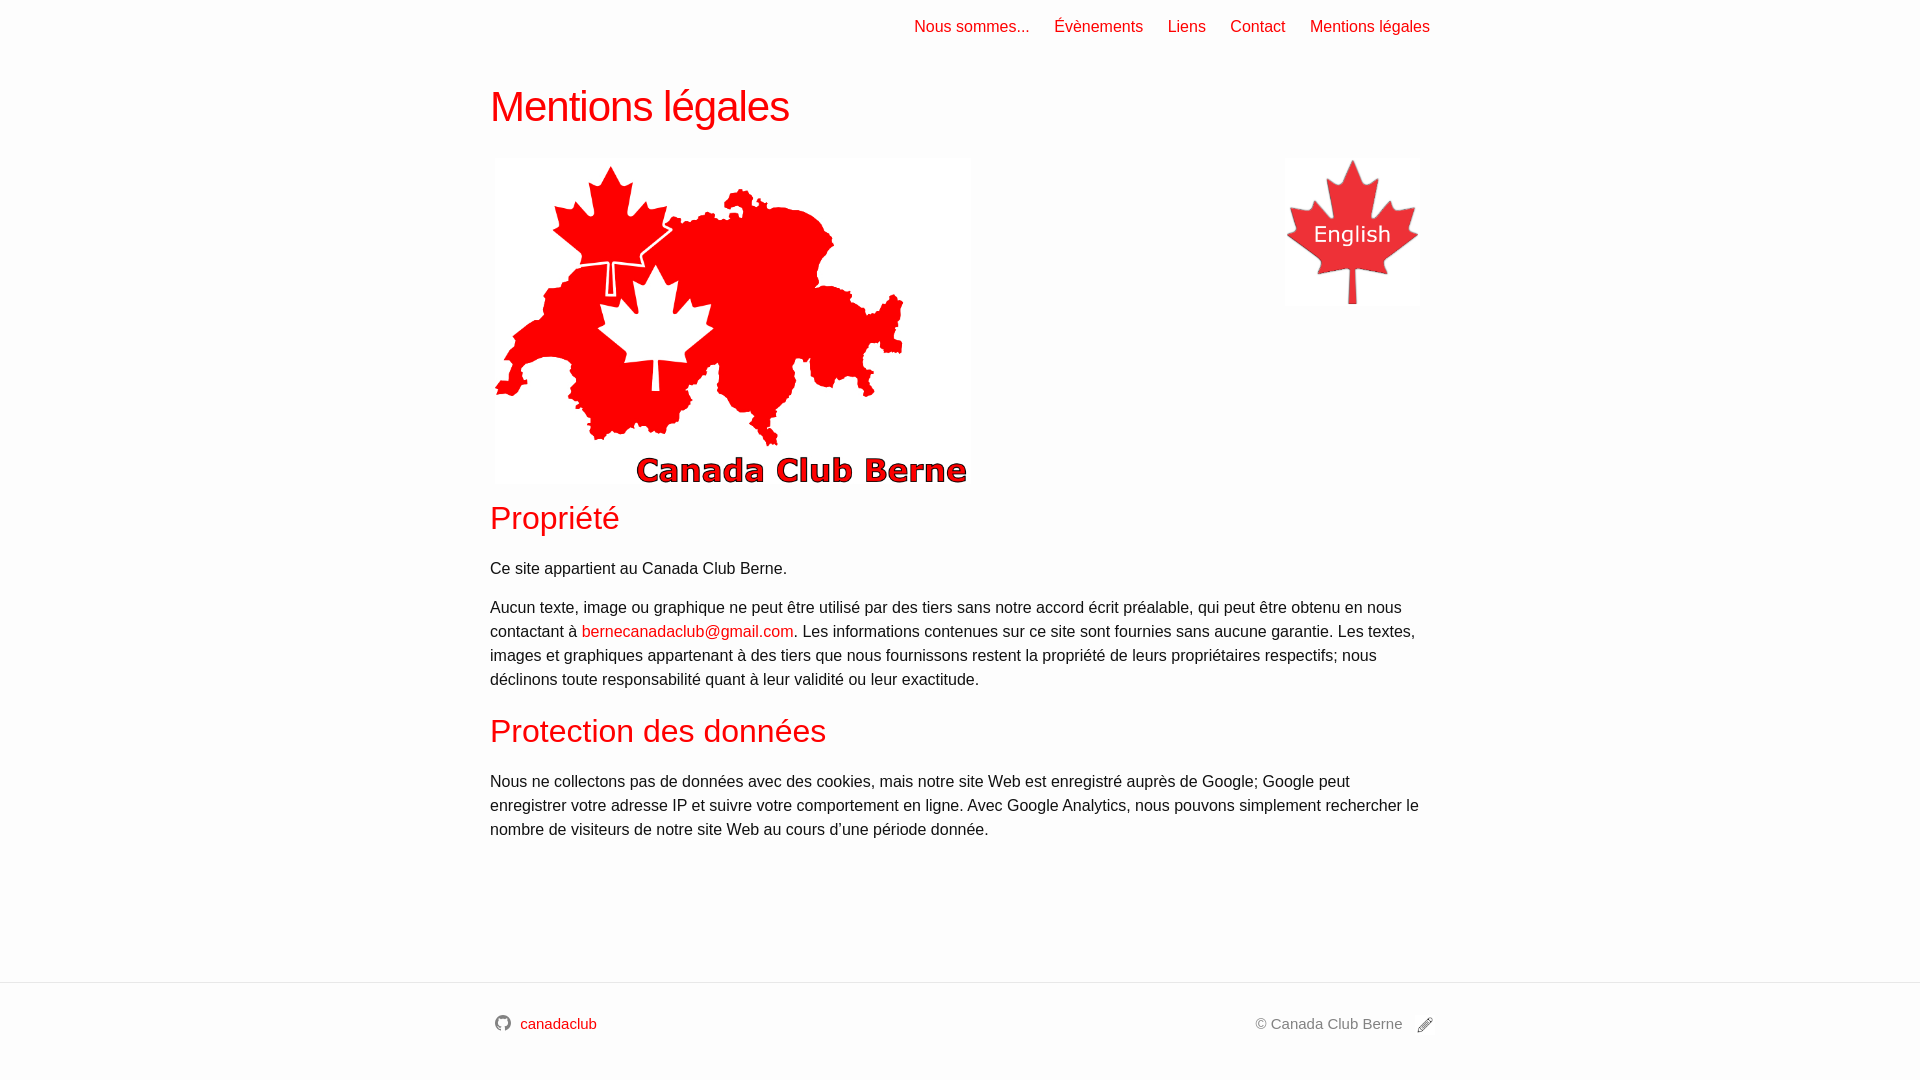 The width and height of the screenshot is (1920, 1080). I want to click on 'canadaclub', so click(546, 1022).